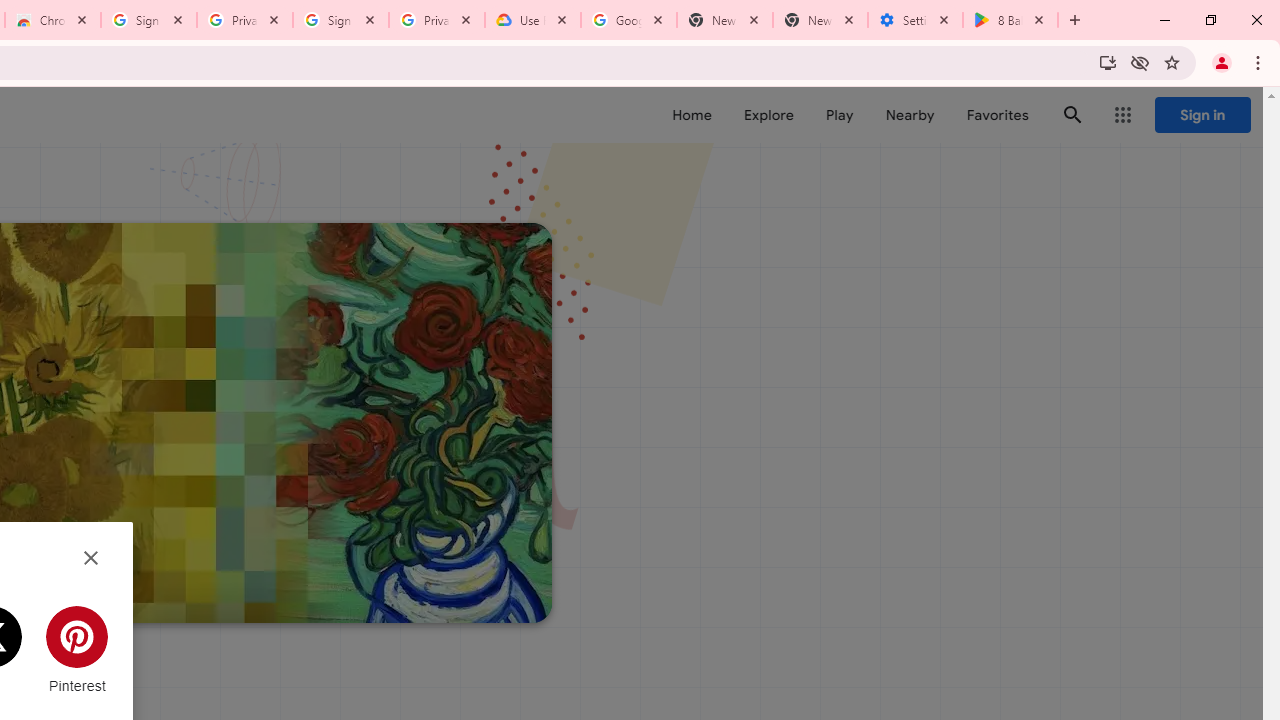 The height and width of the screenshot is (720, 1280). Describe the element at coordinates (1106, 61) in the screenshot. I see `'Install Google Arts & Culture'` at that location.